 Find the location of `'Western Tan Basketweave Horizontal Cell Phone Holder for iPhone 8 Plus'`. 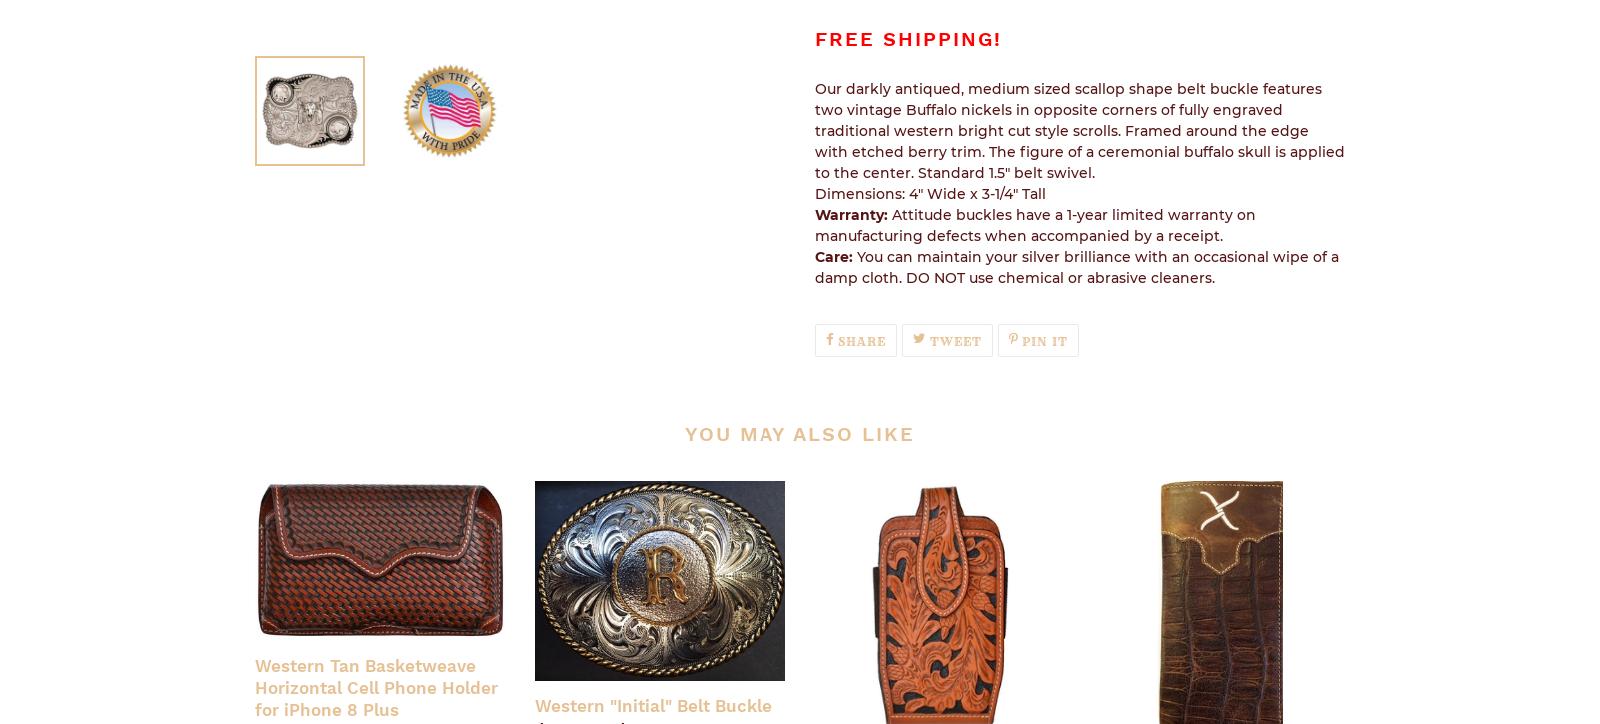

'Western Tan Basketweave Horizontal Cell Phone Holder for iPhone 8 Plus' is located at coordinates (376, 686).